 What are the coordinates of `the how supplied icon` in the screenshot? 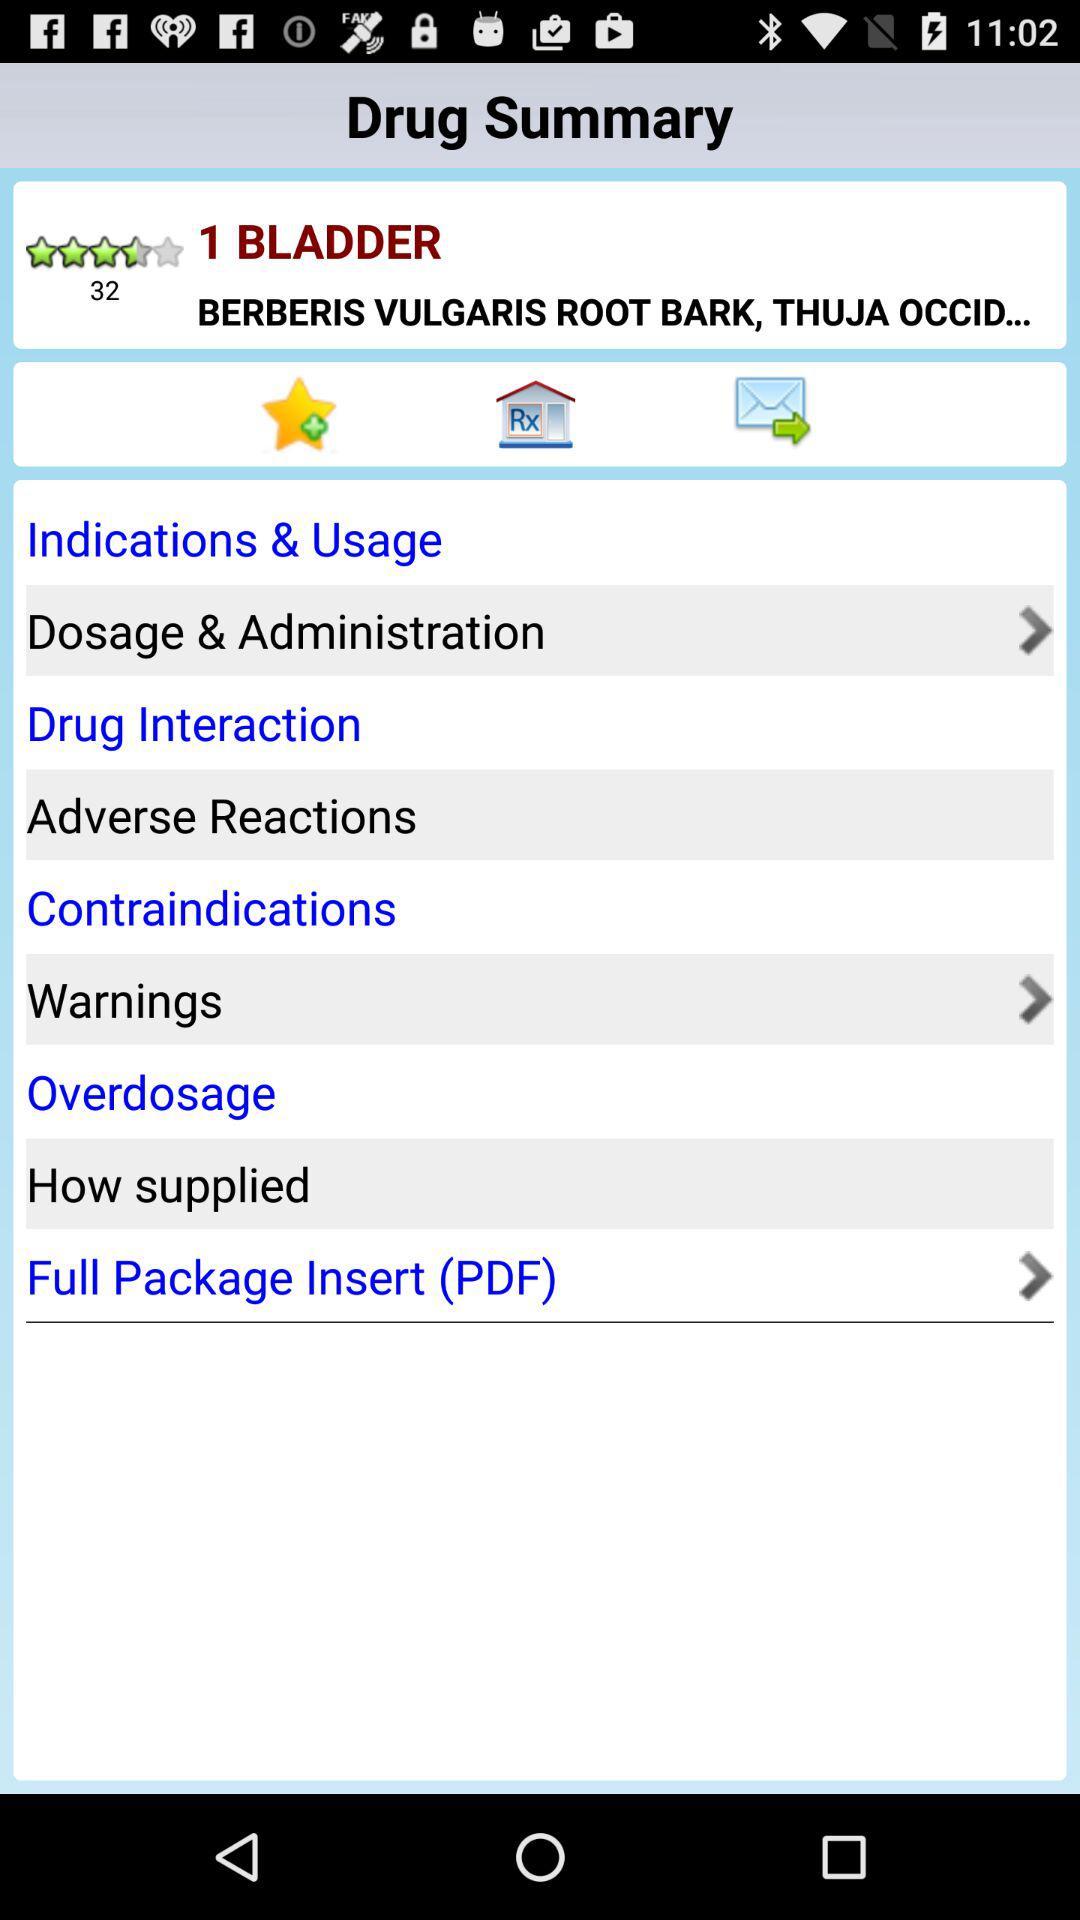 It's located at (532, 1183).